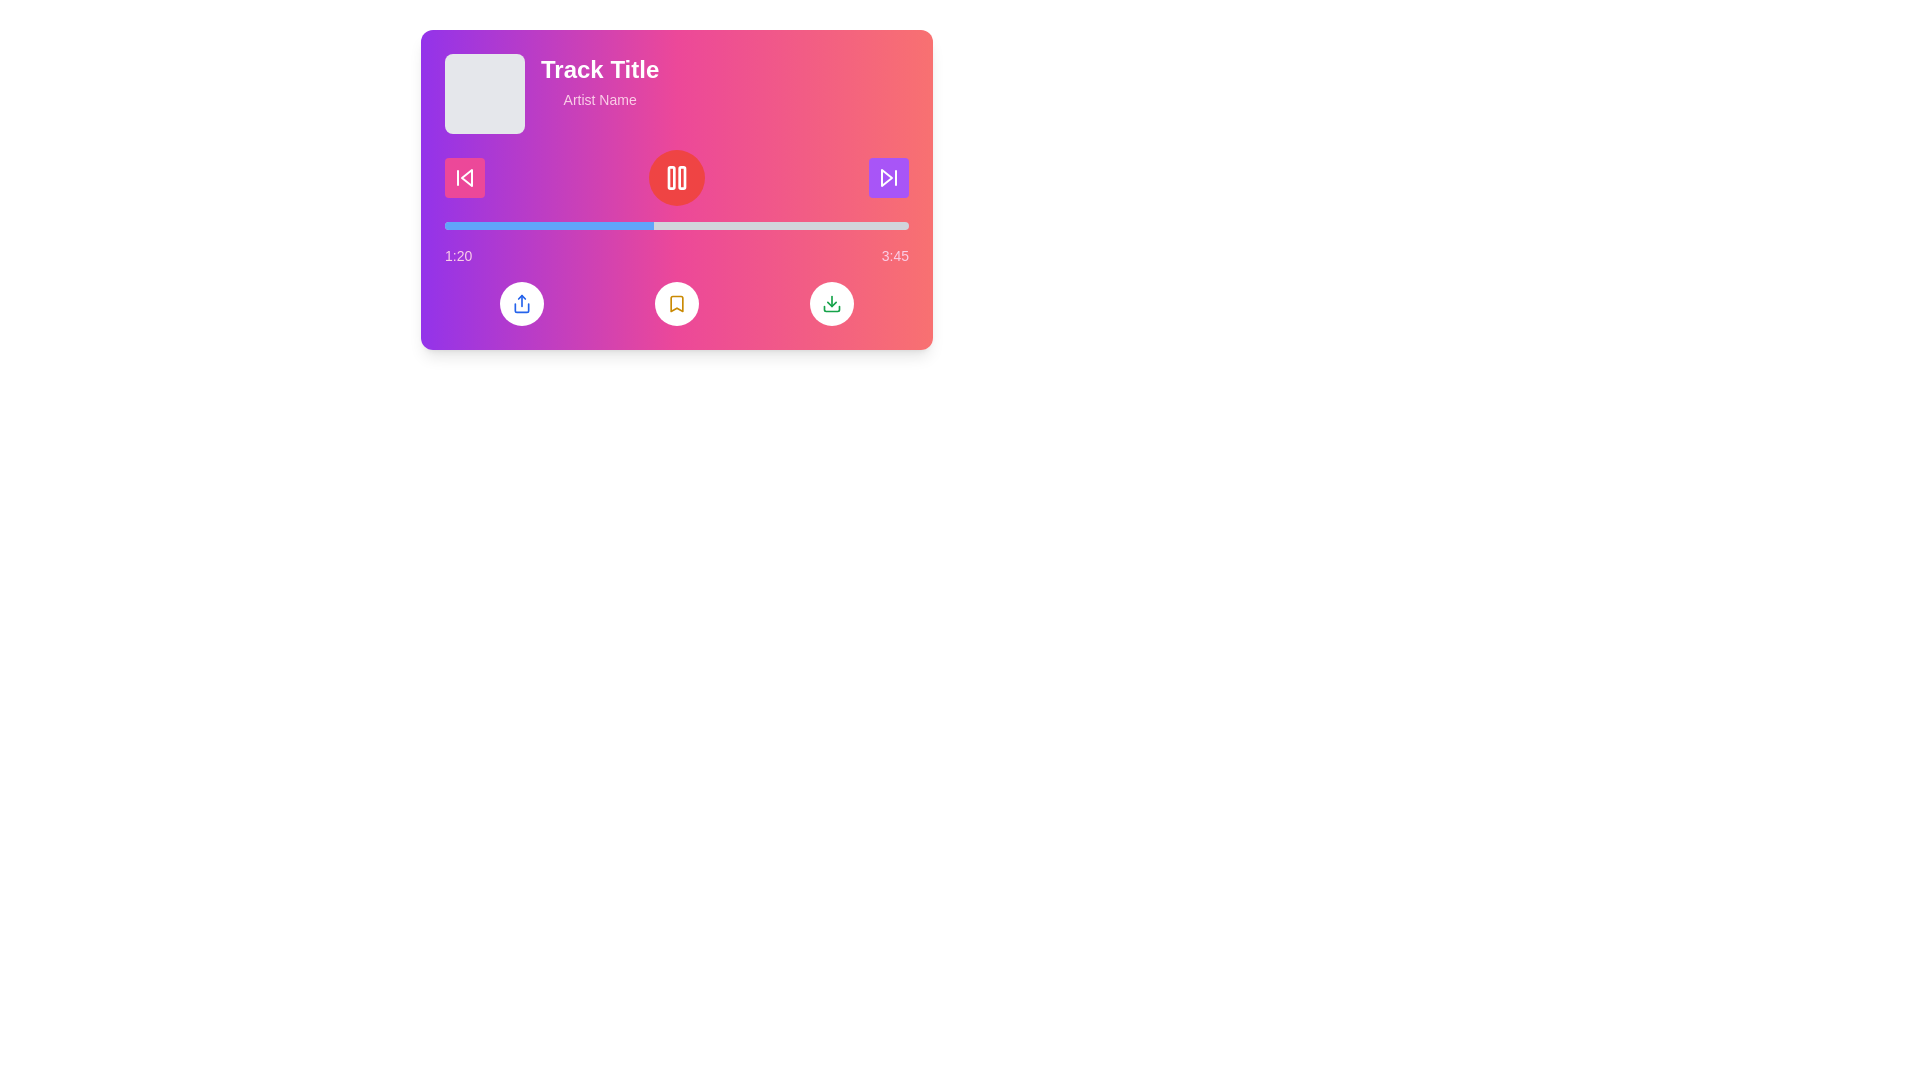  Describe the element at coordinates (564, 225) in the screenshot. I see `playback progress` at that location.